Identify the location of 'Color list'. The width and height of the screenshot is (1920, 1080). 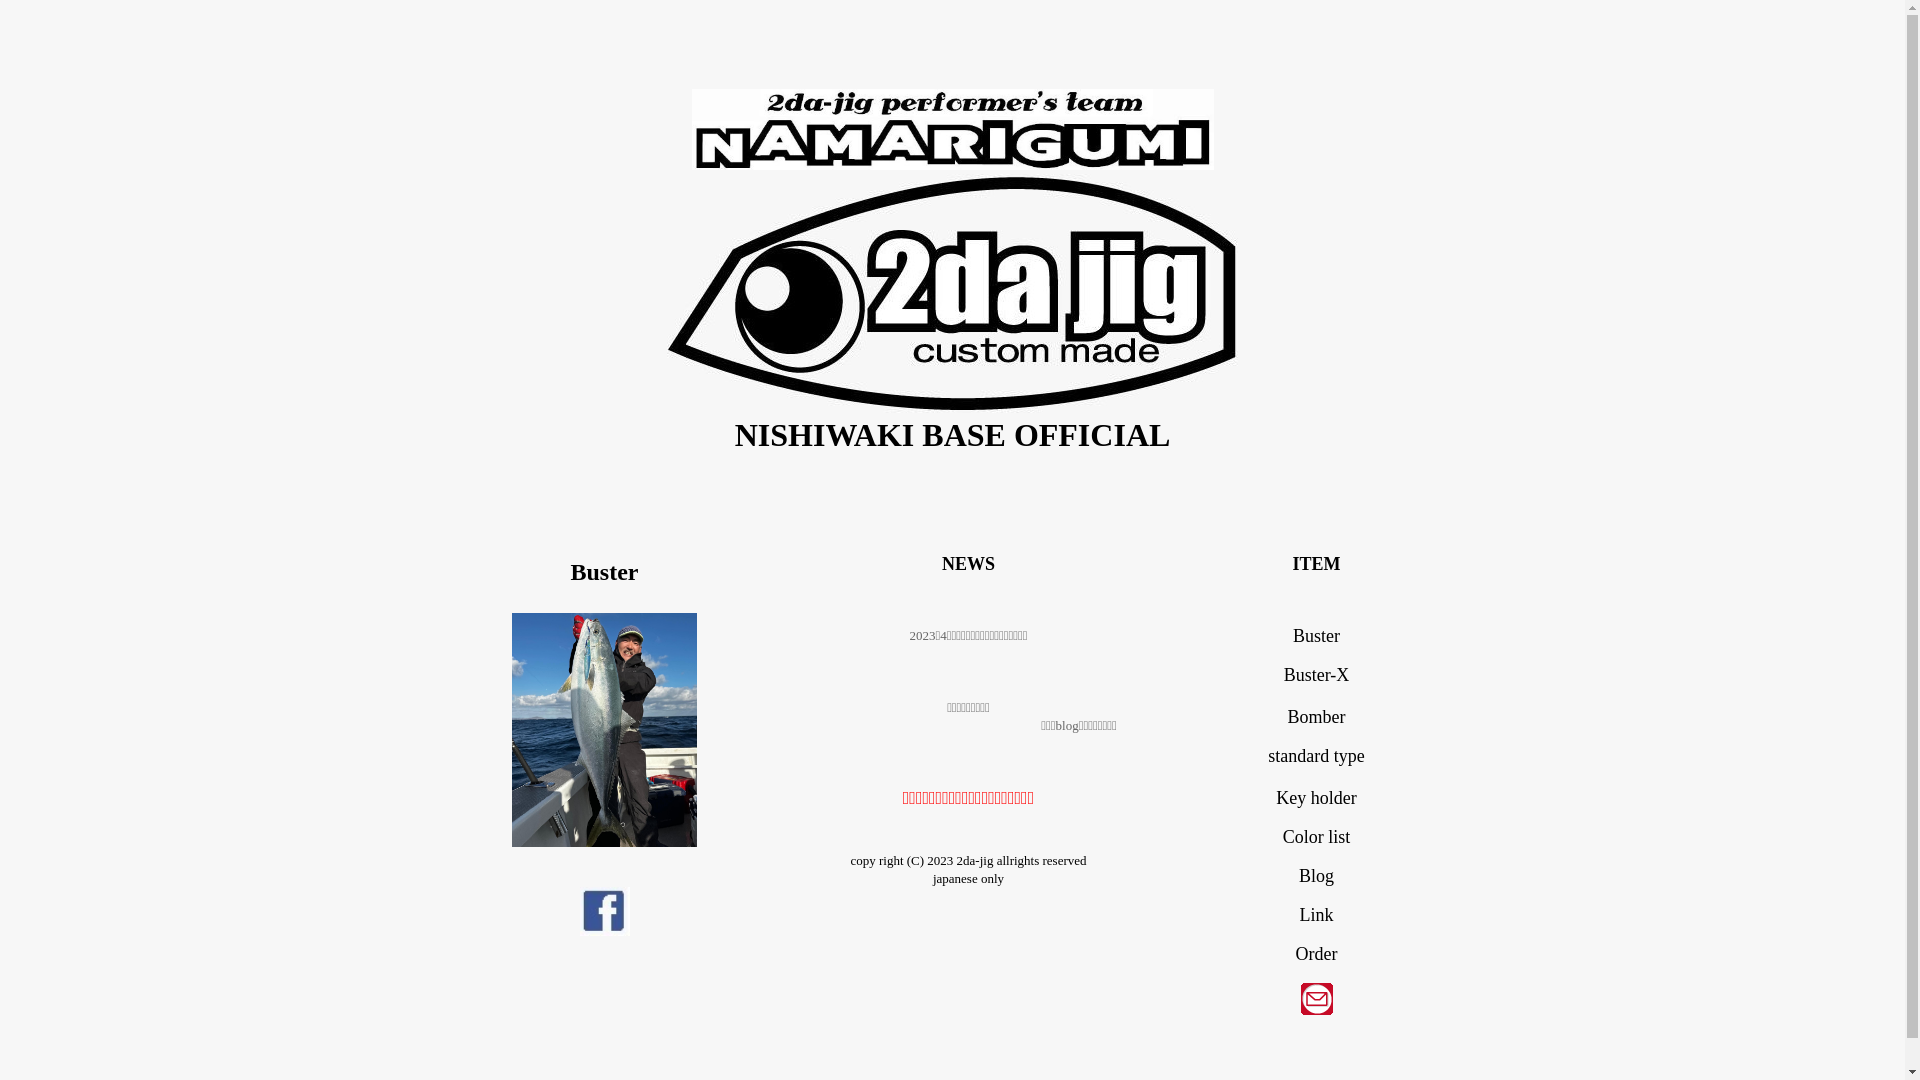
(1282, 837).